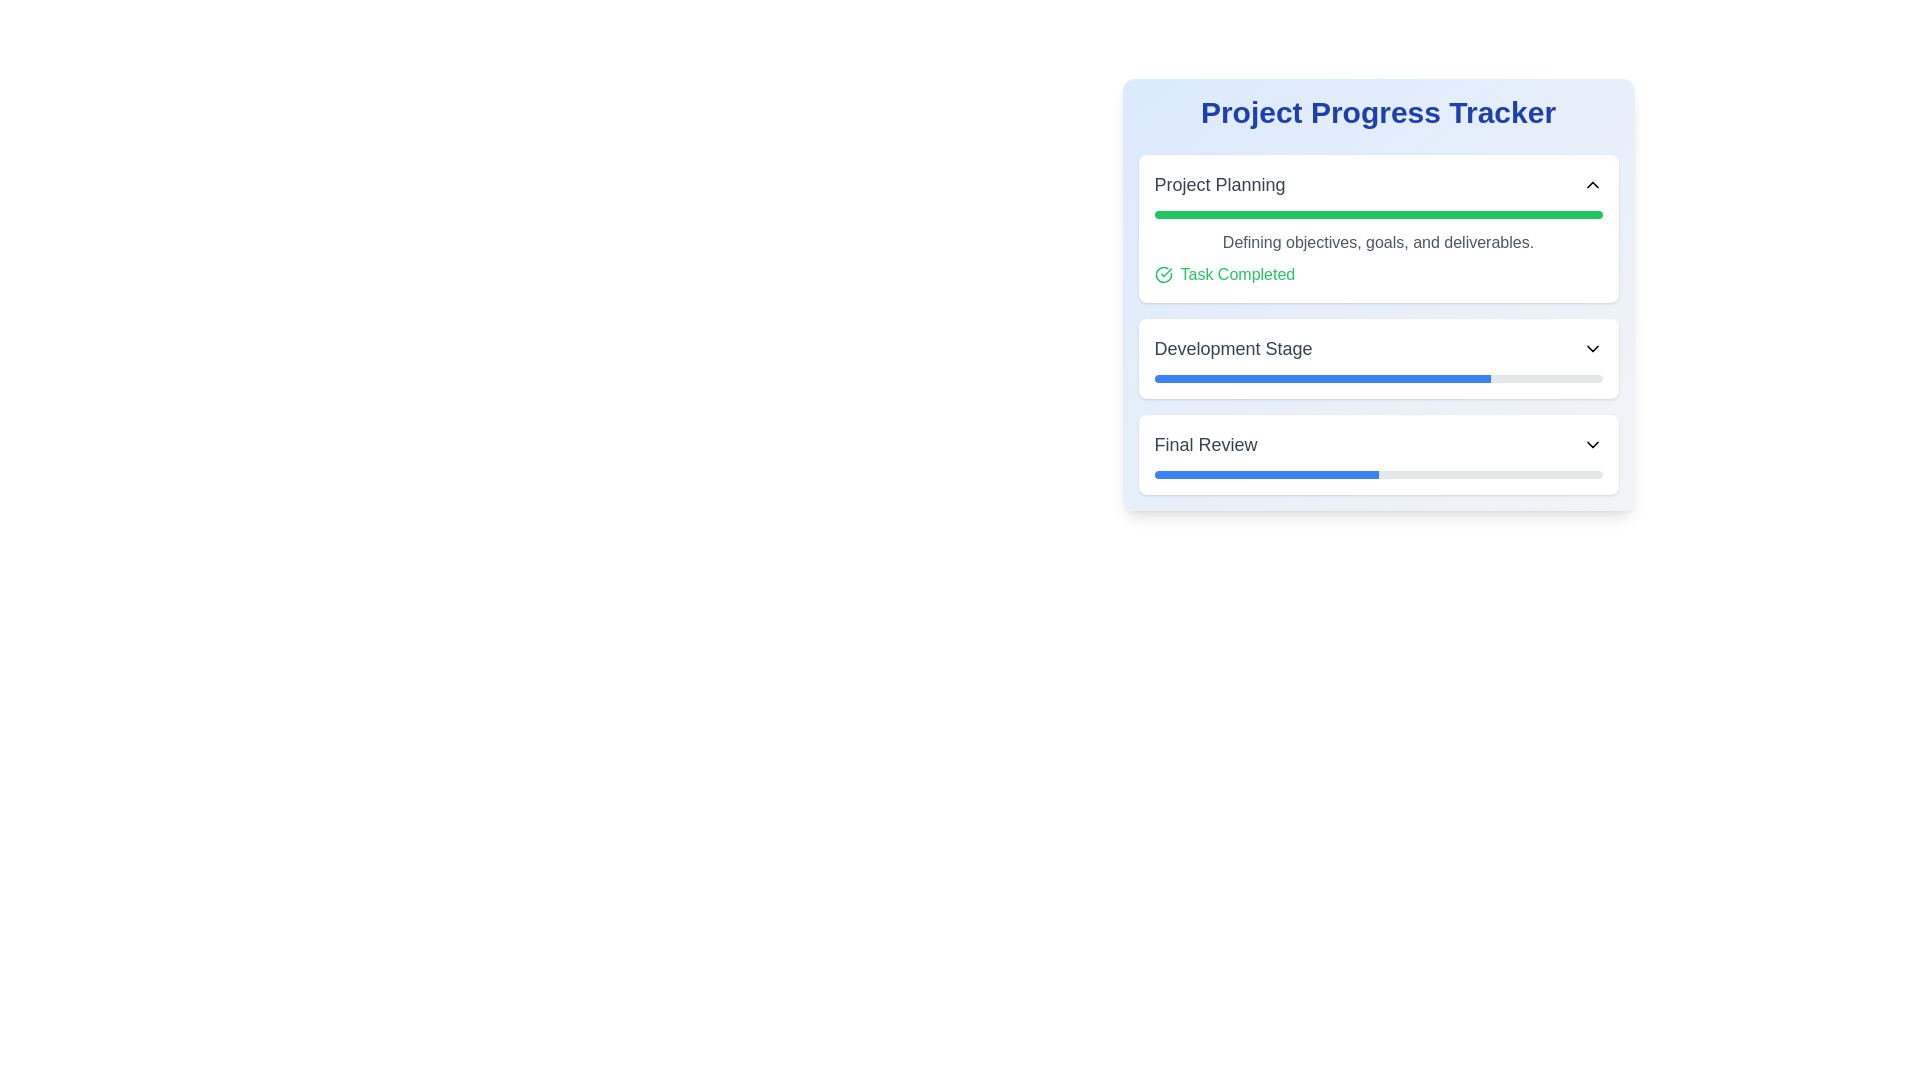  Describe the element at coordinates (1302, 474) in the screenshot. I see `the completion percentage of the 'Final Review' progress bar` at that location.